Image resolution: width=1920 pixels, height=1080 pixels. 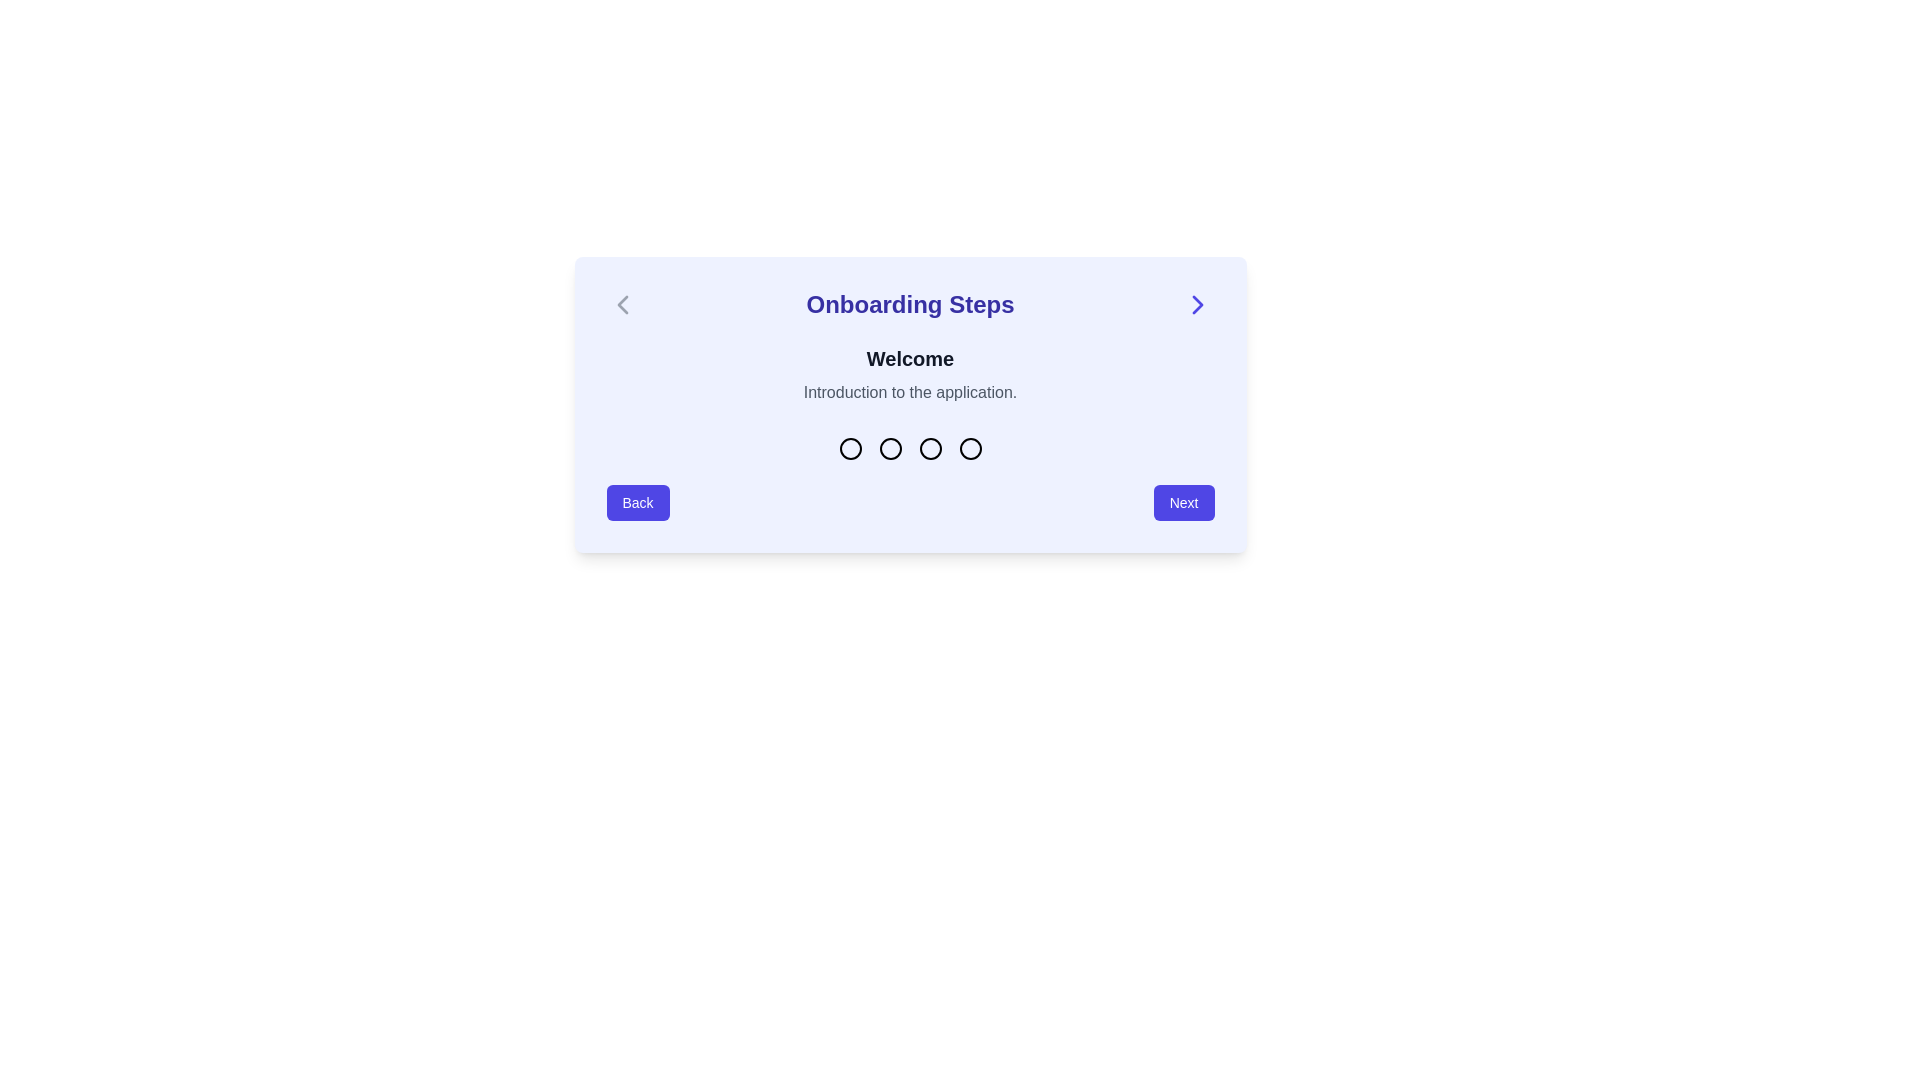 What do you see at coordinates (909, 304) in the screenshot?
I see `display text of the Header with inline navigation controls located at the top of the onboarding process steps card` at bounding box center [909, 304].